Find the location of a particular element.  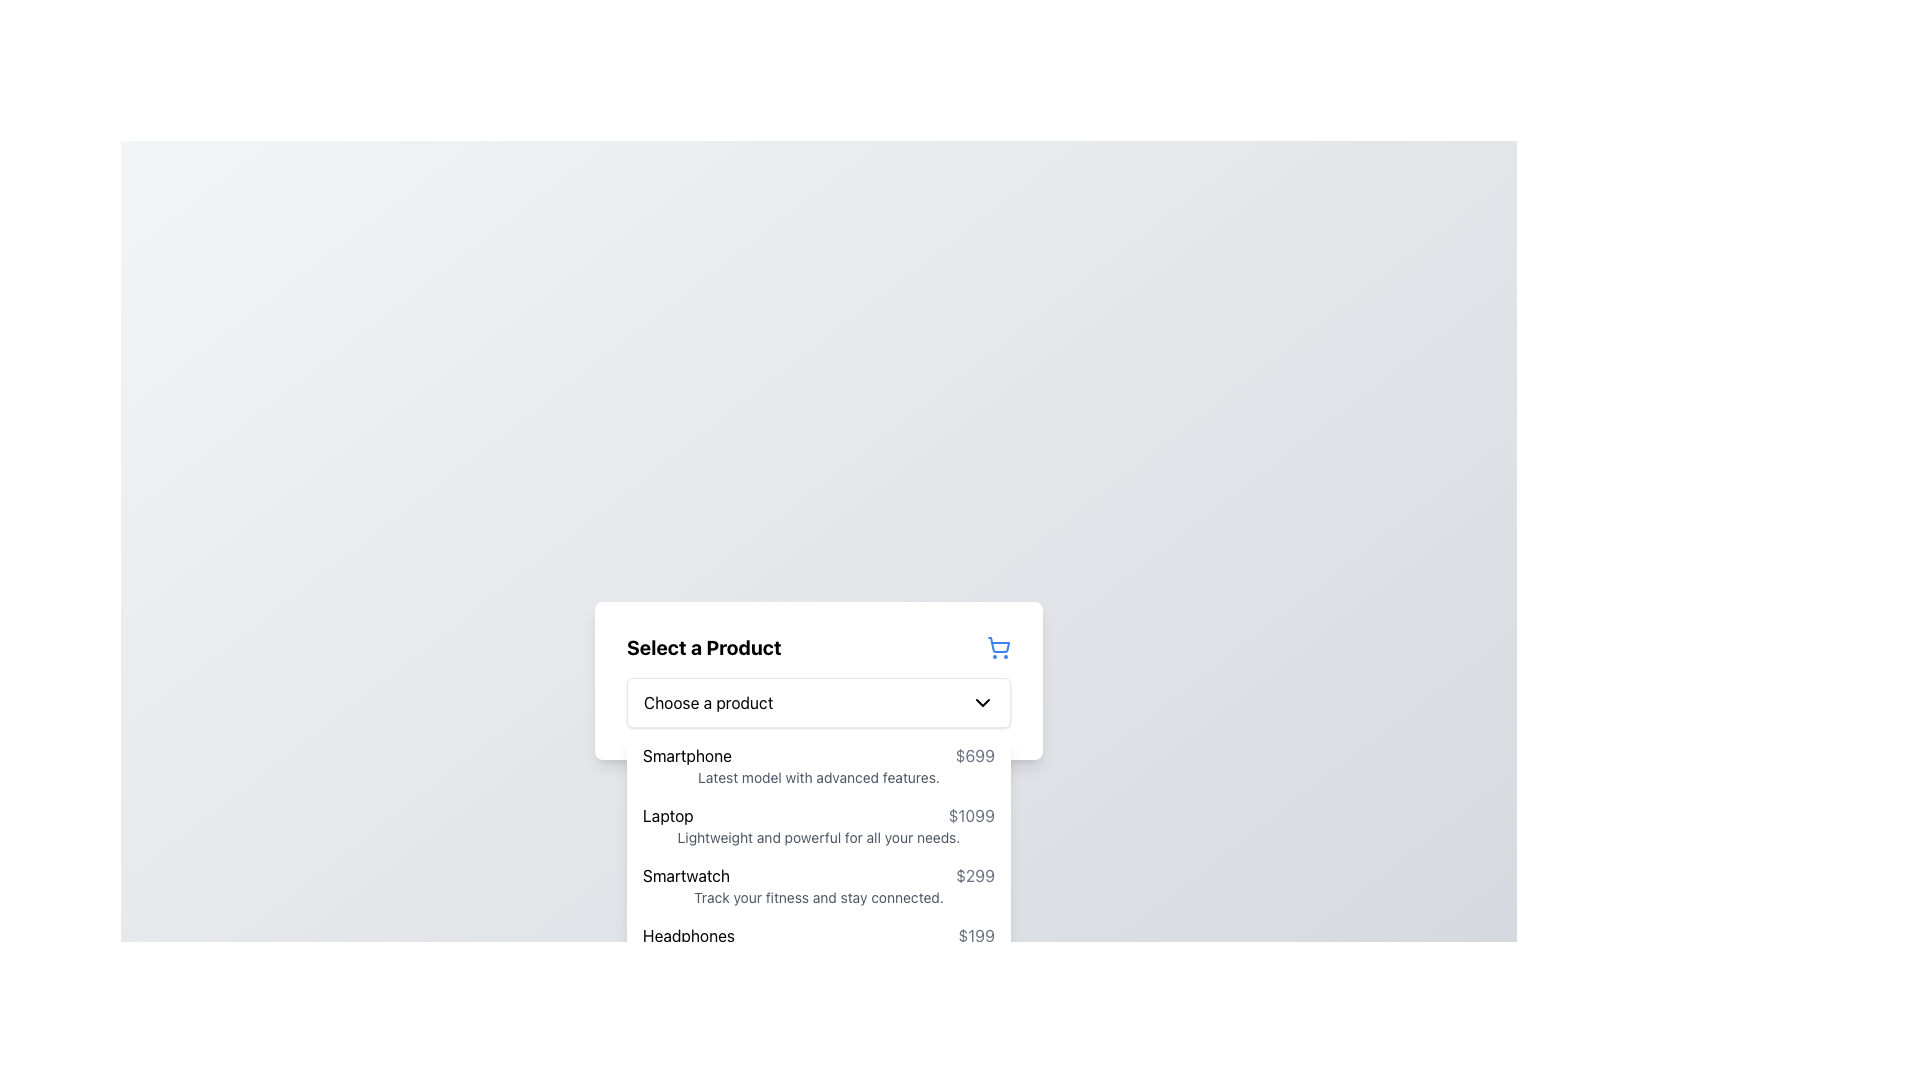

the 'Smartphone' text label in the dropdown menu is located at coordinates (687, 756).